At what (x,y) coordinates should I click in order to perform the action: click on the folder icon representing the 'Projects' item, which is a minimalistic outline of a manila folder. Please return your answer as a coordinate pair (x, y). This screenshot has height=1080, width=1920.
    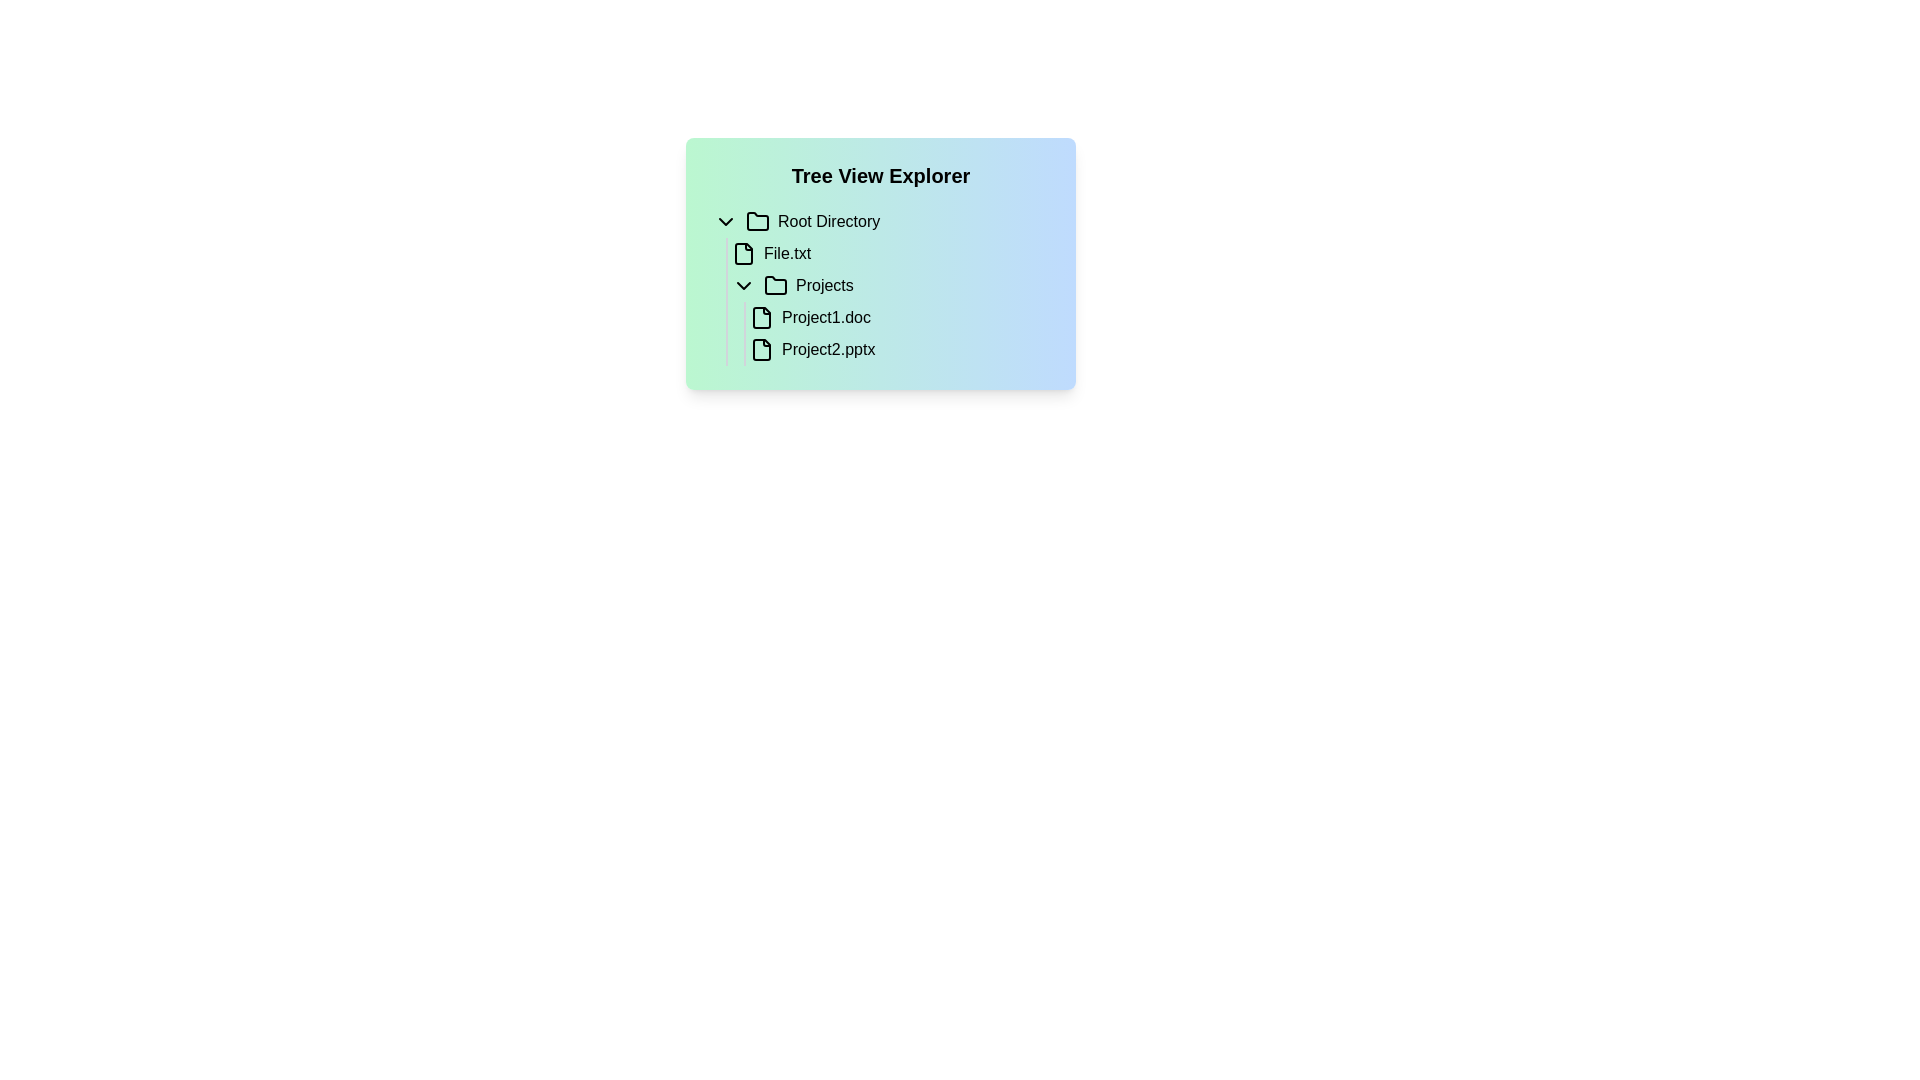
    Looking at the image, I should click on (775, 285).